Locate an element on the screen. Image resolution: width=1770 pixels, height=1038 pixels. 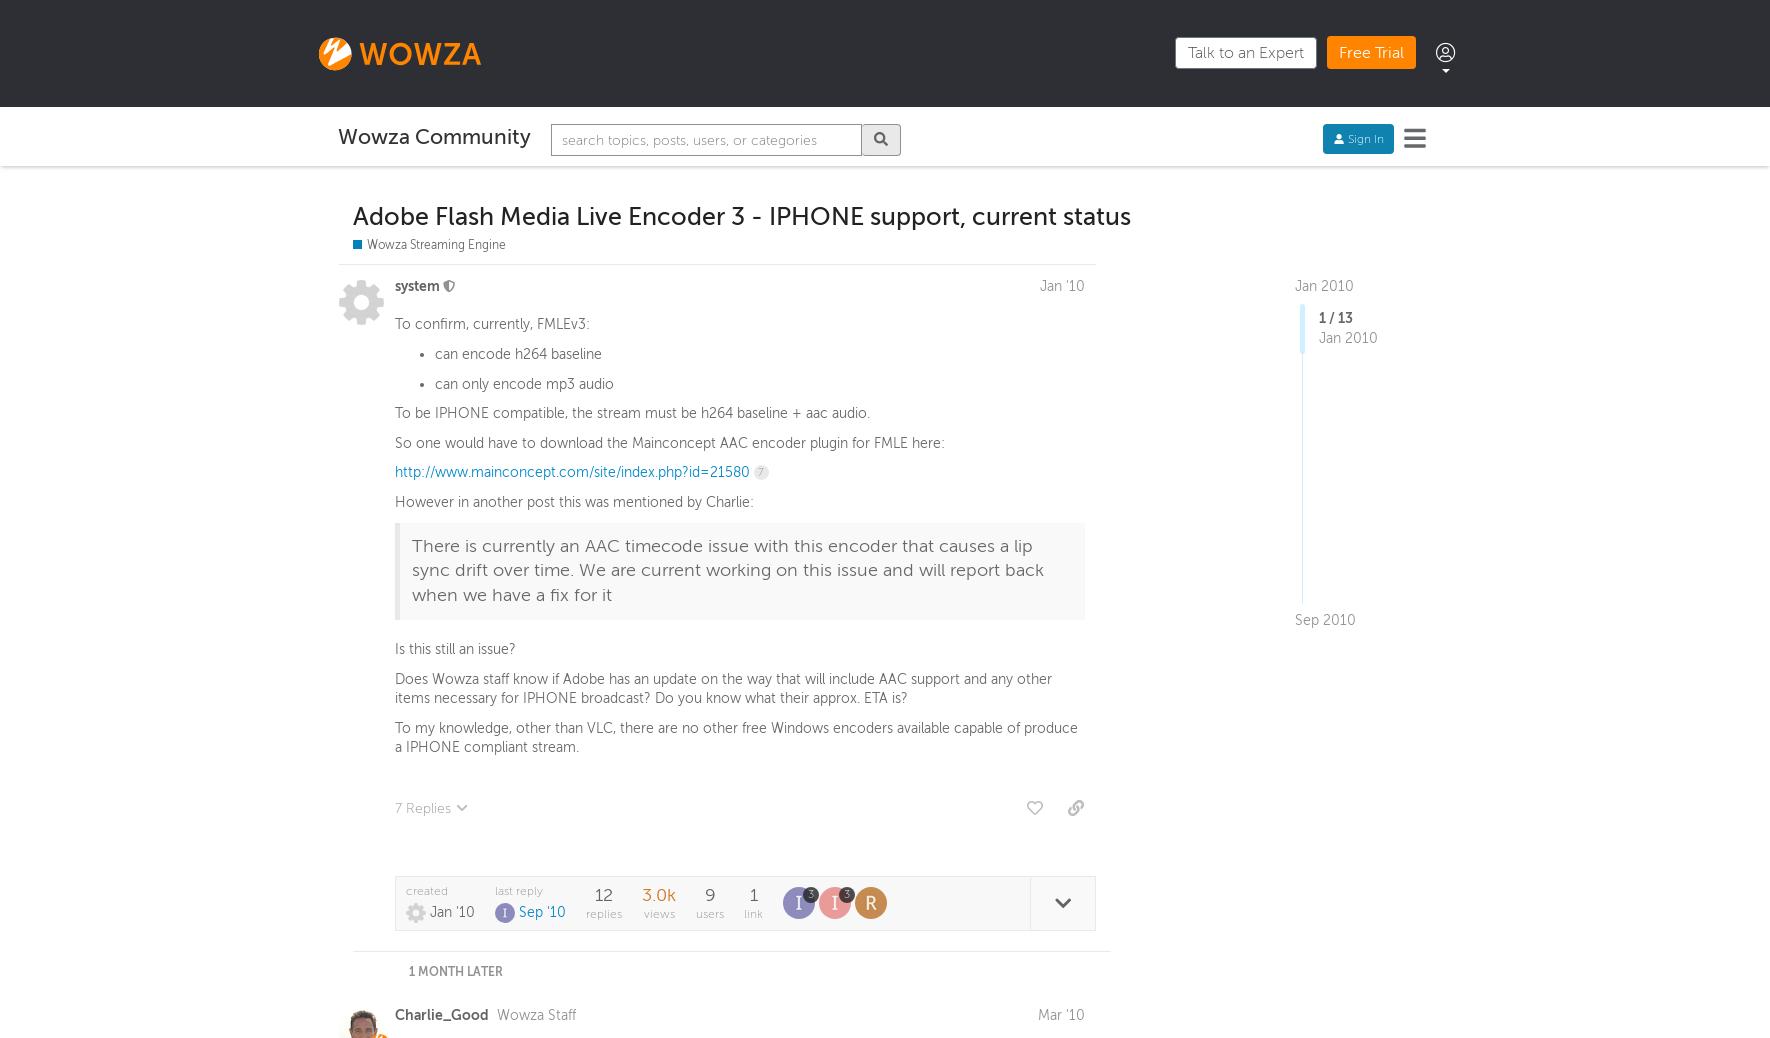
'Charlie_Good' is located at coordinates (440, 1019).